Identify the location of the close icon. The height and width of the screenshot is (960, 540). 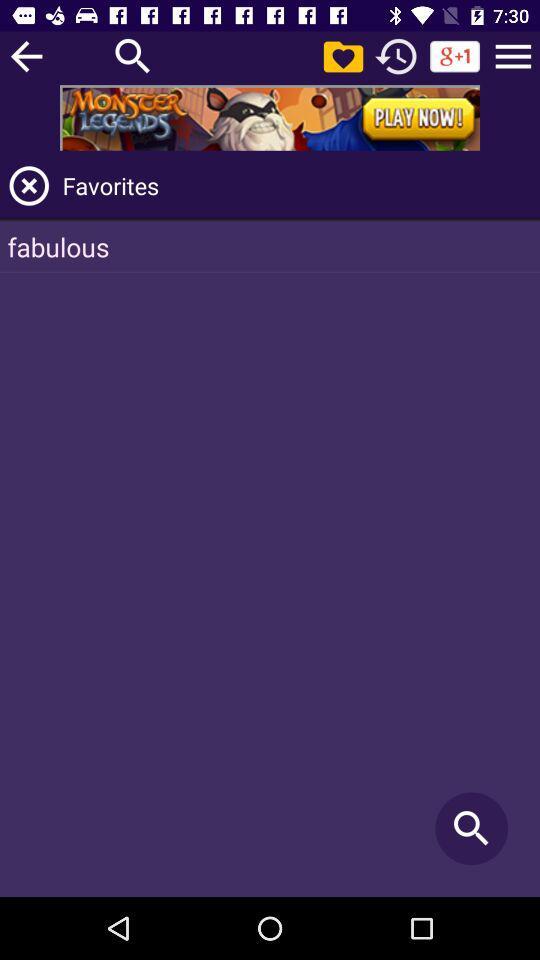
(28, 185).